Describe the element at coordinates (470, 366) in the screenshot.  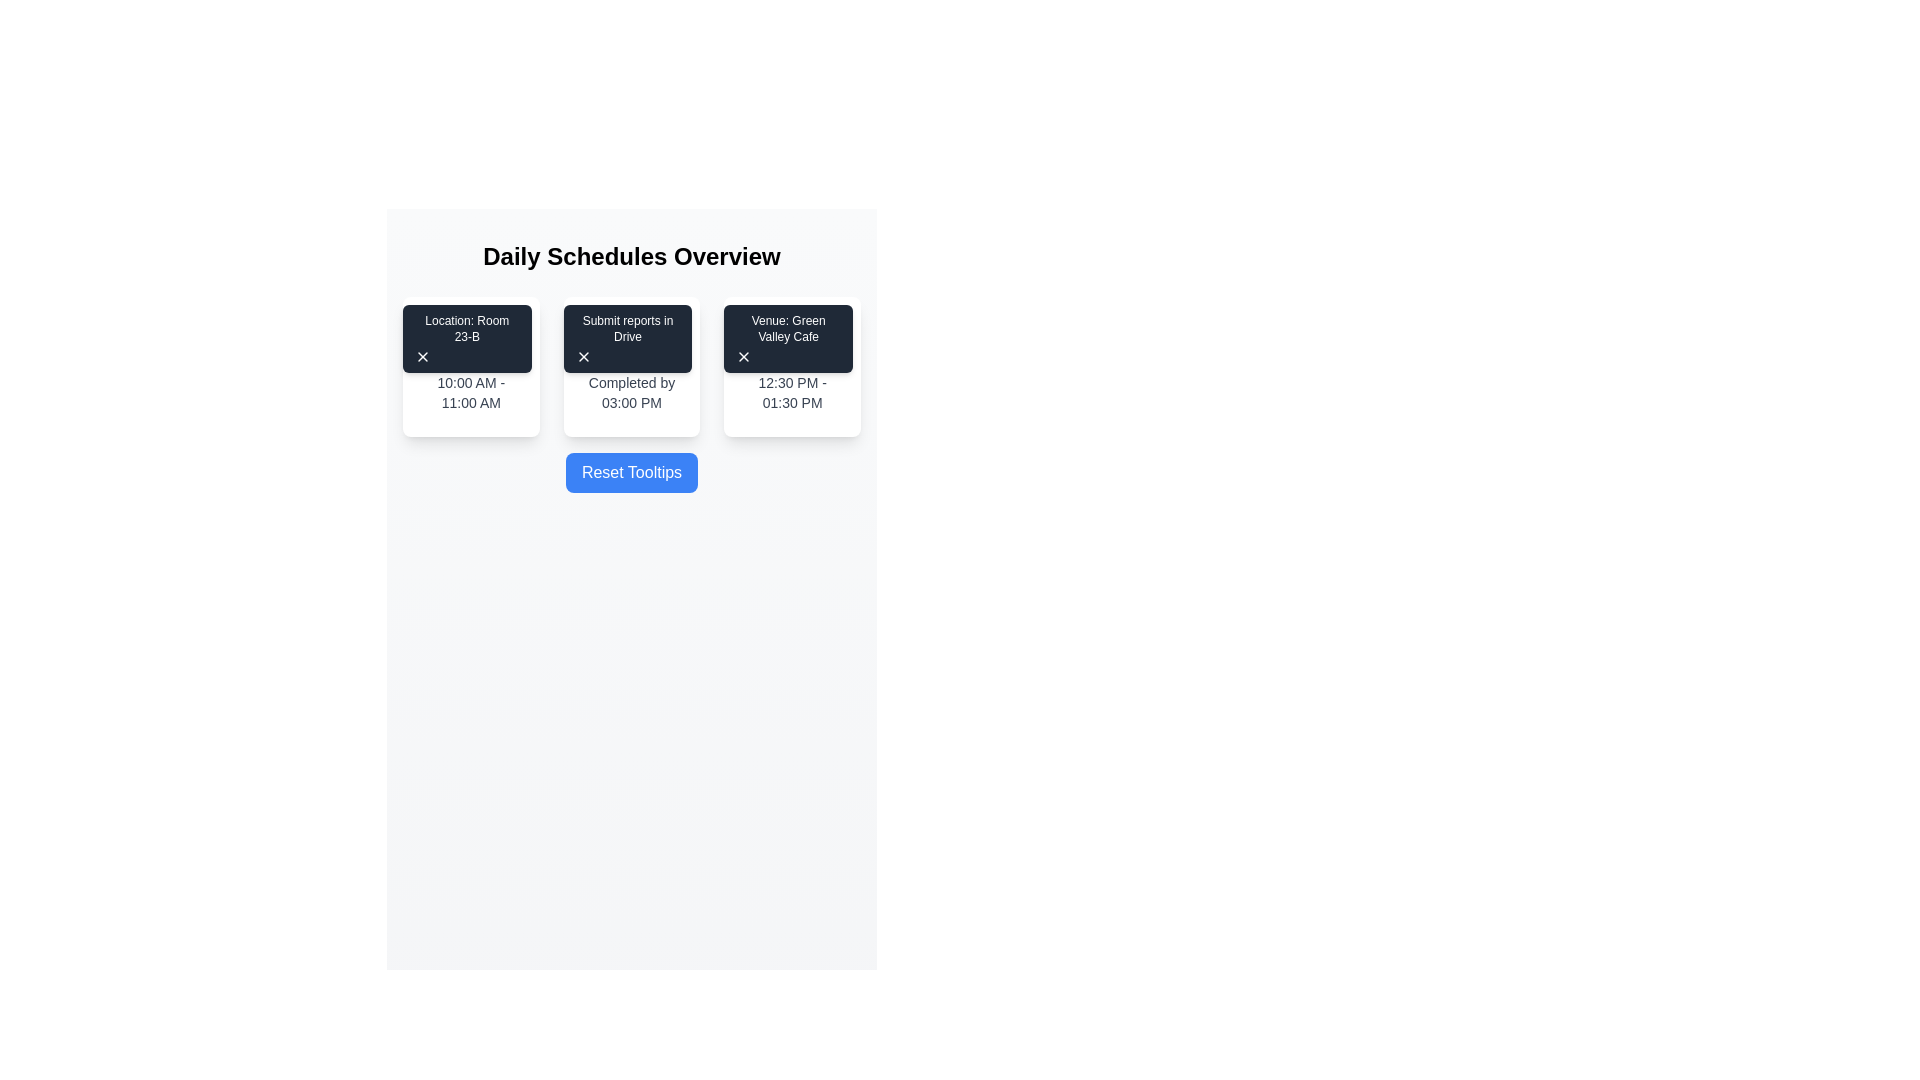
I see `the Informational Card located at the top-left corner of the grid layout, which provides scheduling information for a meeting` at that location.